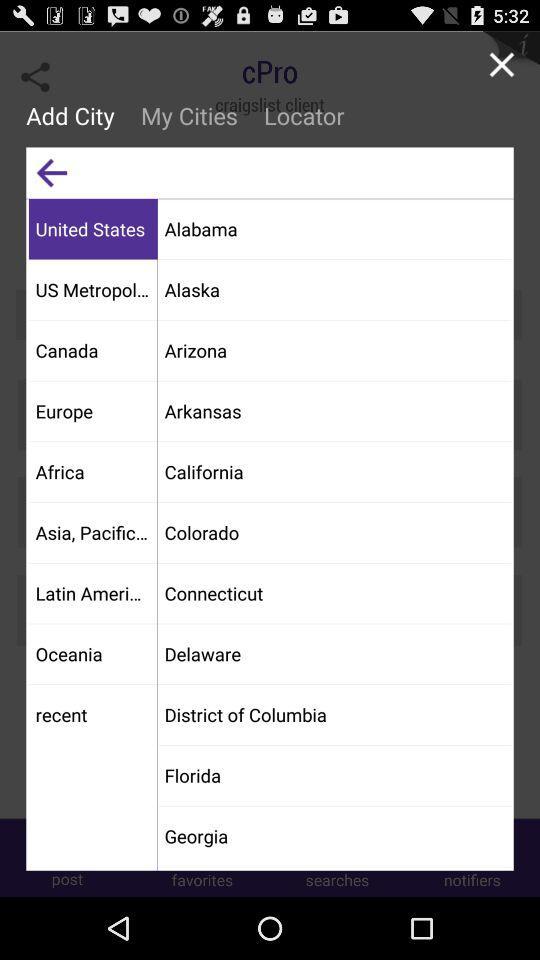  I want to click on the colorado, so click(334, 531).